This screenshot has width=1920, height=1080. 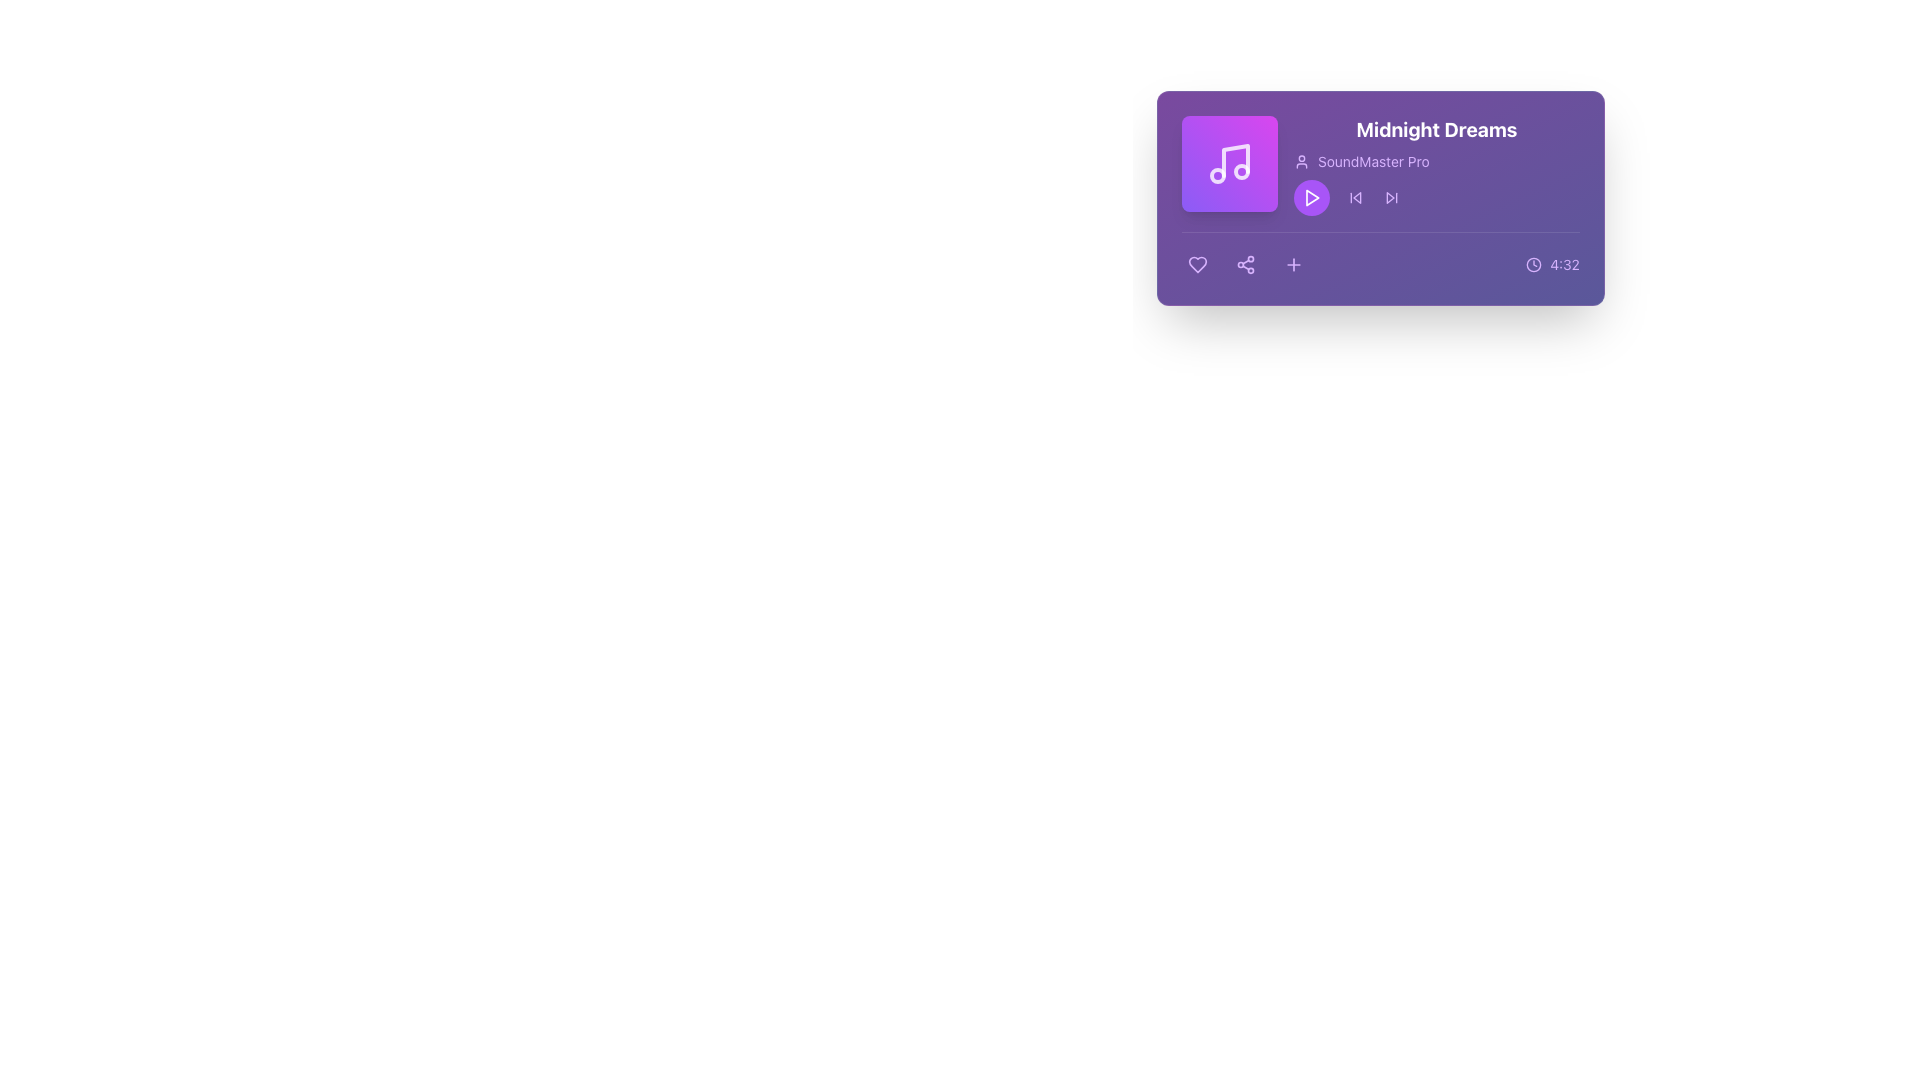 I want to click on the 'Play' button located between the track details and auxiliary action icons to initiate media playback, so click(x=1311, y=197).